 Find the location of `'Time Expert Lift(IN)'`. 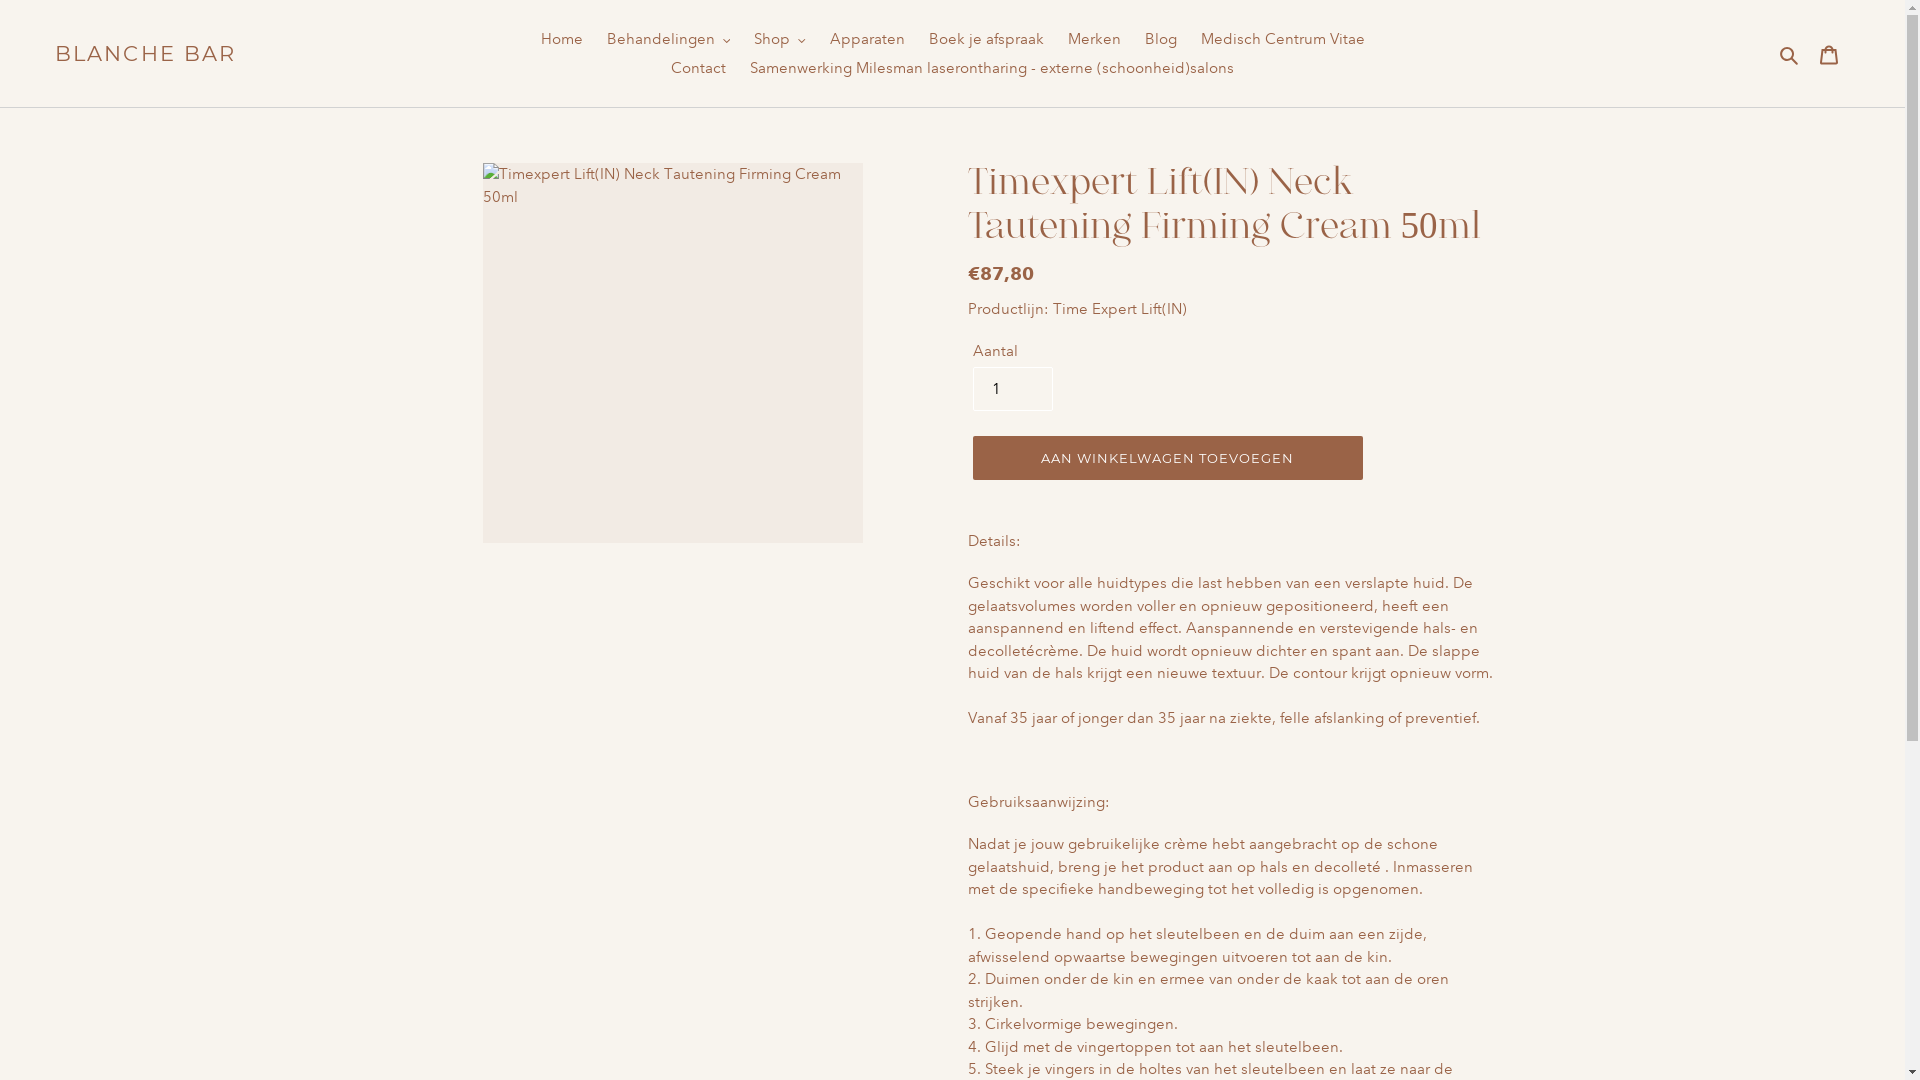

'Time Expert Lift(IN)' is located at coordinates (1117, 308).